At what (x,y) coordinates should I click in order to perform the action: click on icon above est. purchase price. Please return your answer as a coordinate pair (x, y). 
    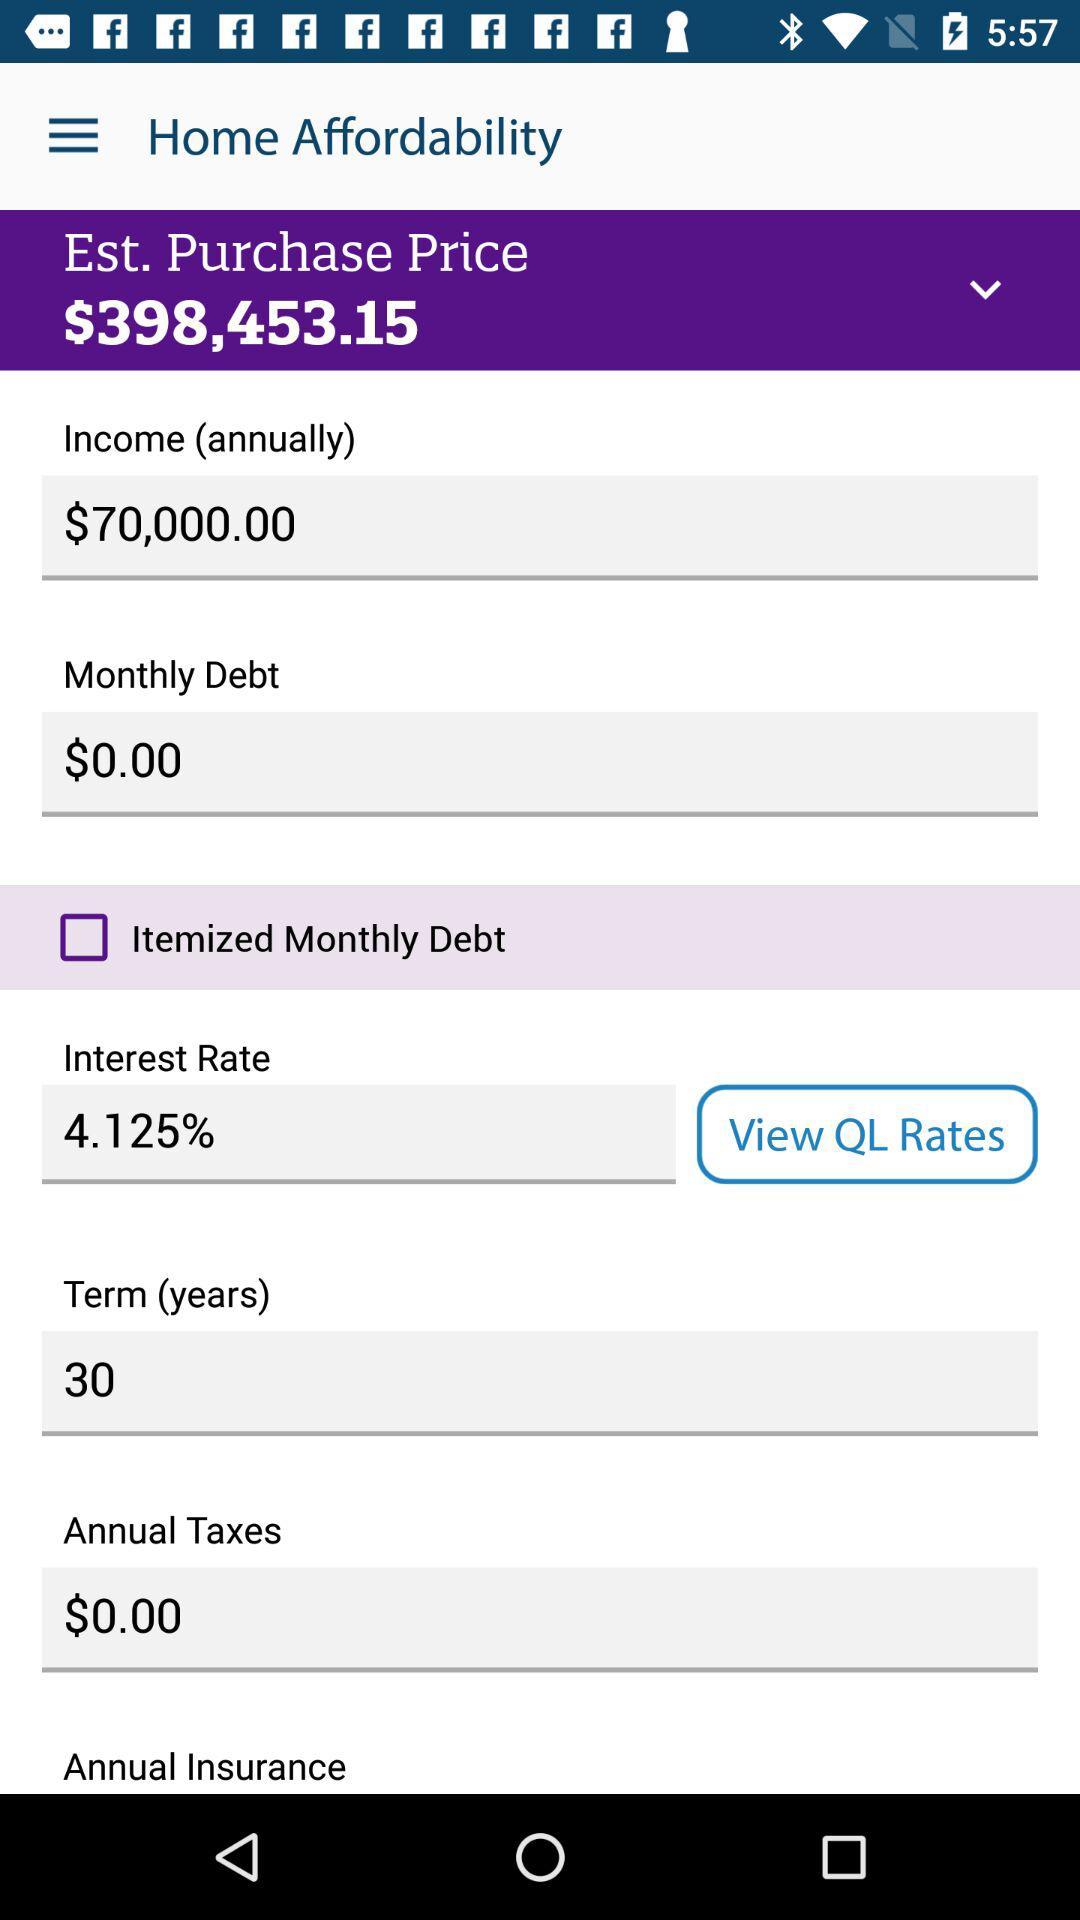
    Looking at the image, I should click on (72, 135).